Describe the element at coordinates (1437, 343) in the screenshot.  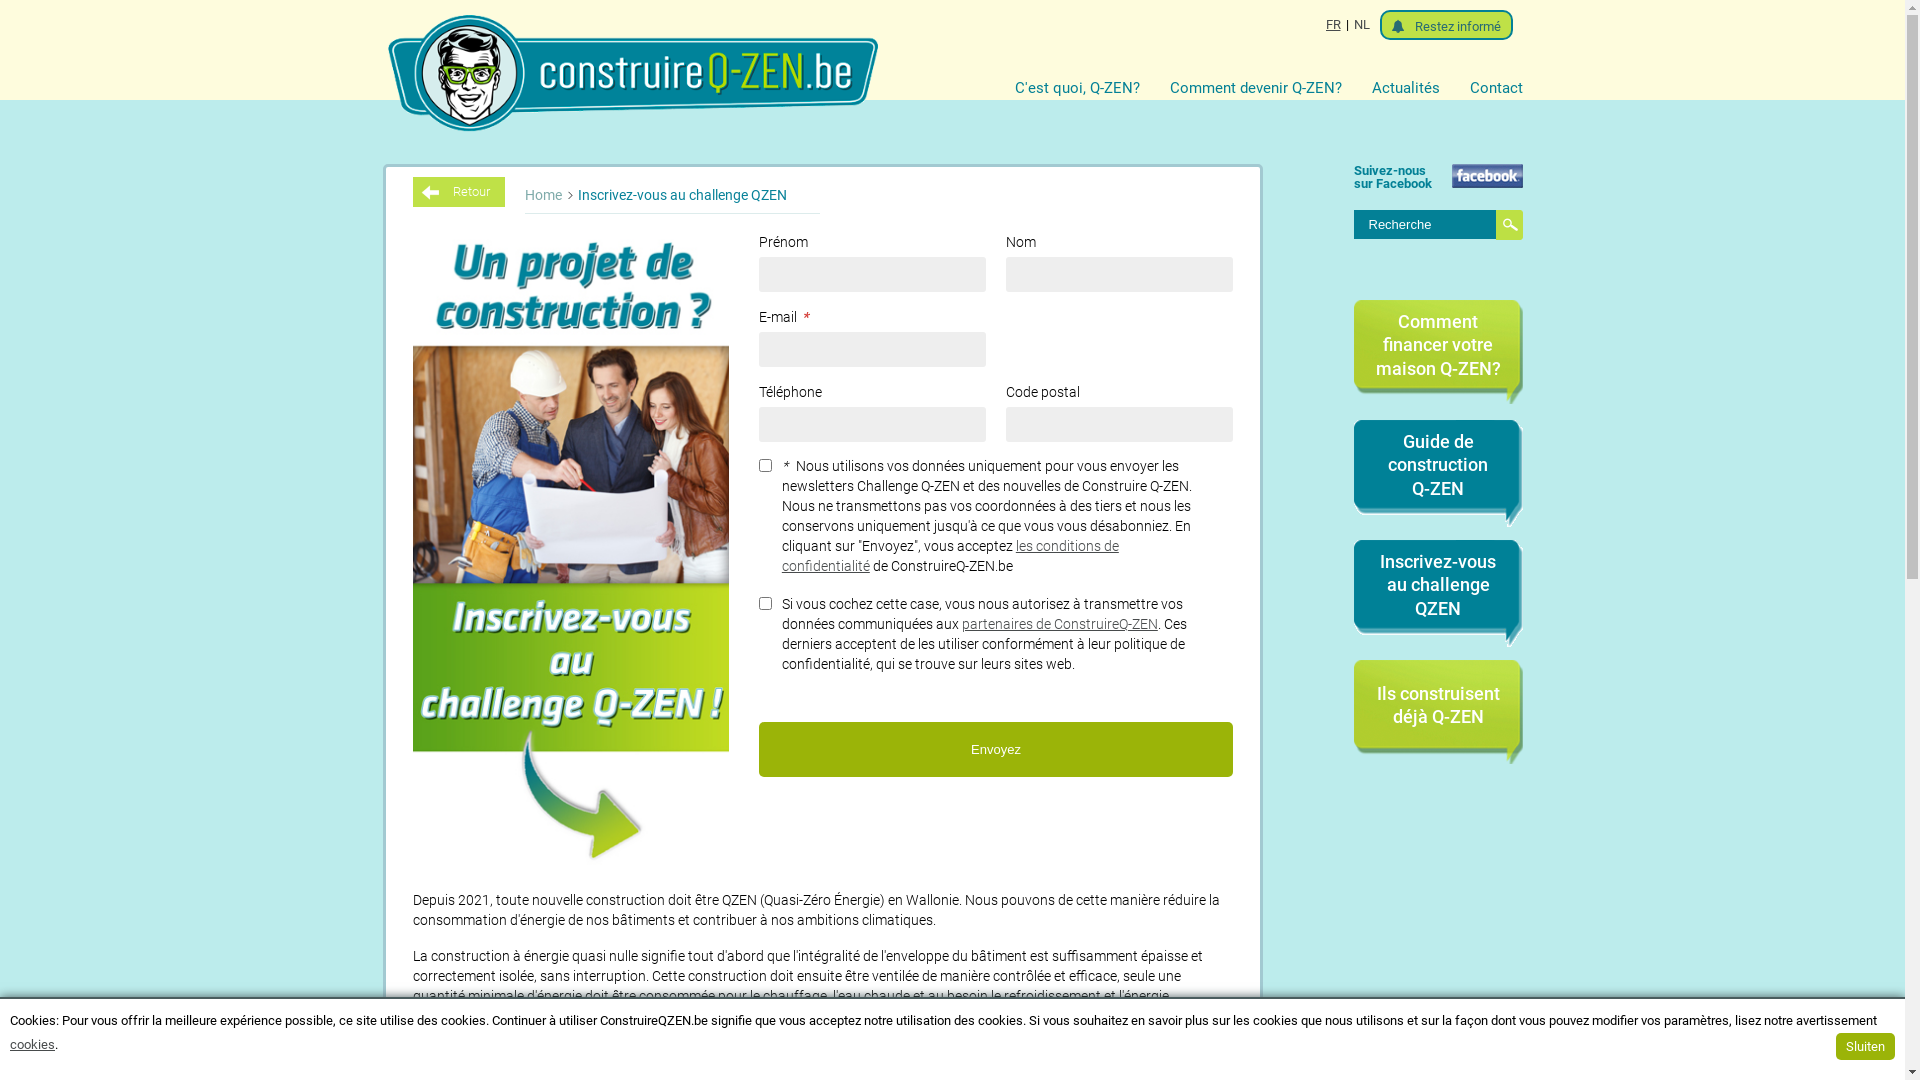
I see `'Comment financer votre maison Q-ZEN?'` at that location.